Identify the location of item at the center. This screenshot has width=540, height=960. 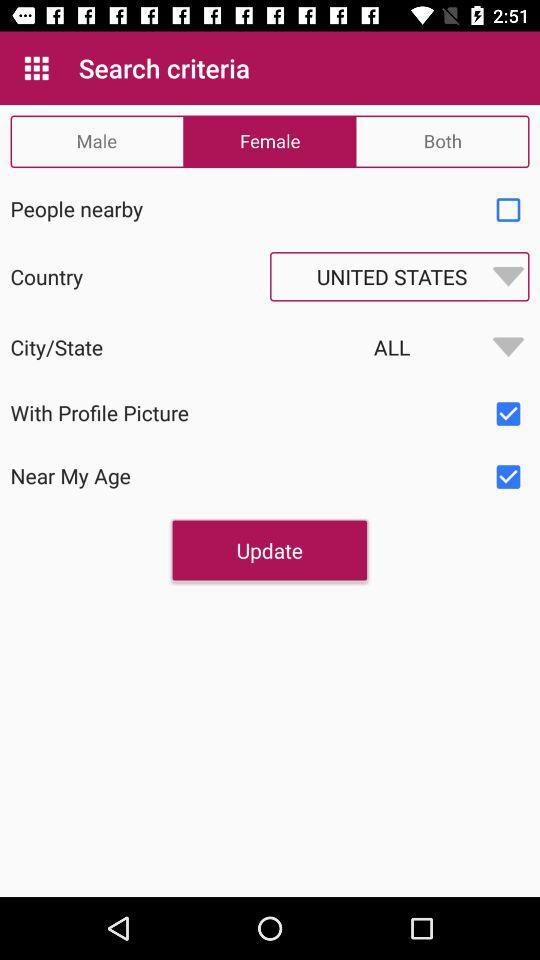
(269, 550).